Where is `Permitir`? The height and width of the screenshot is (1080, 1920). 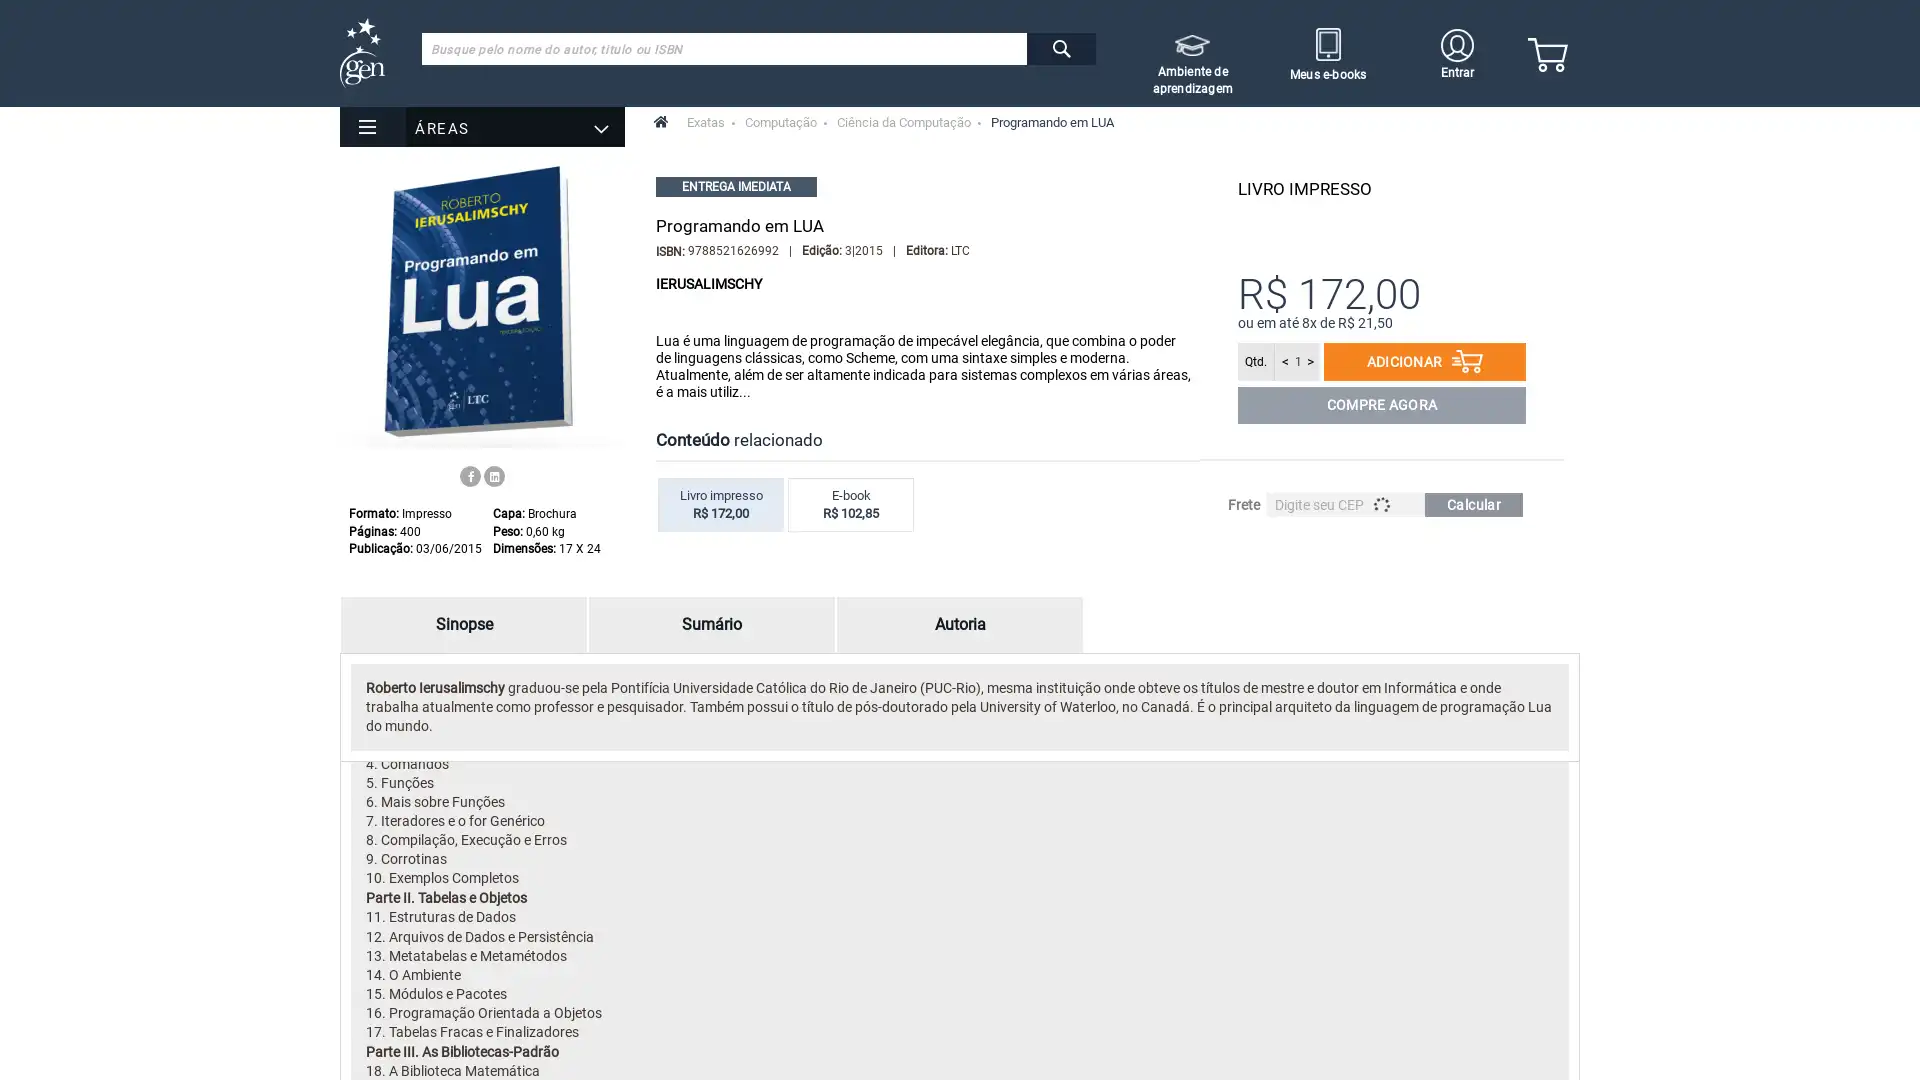
Permitir is located at coordinates (80, 110).